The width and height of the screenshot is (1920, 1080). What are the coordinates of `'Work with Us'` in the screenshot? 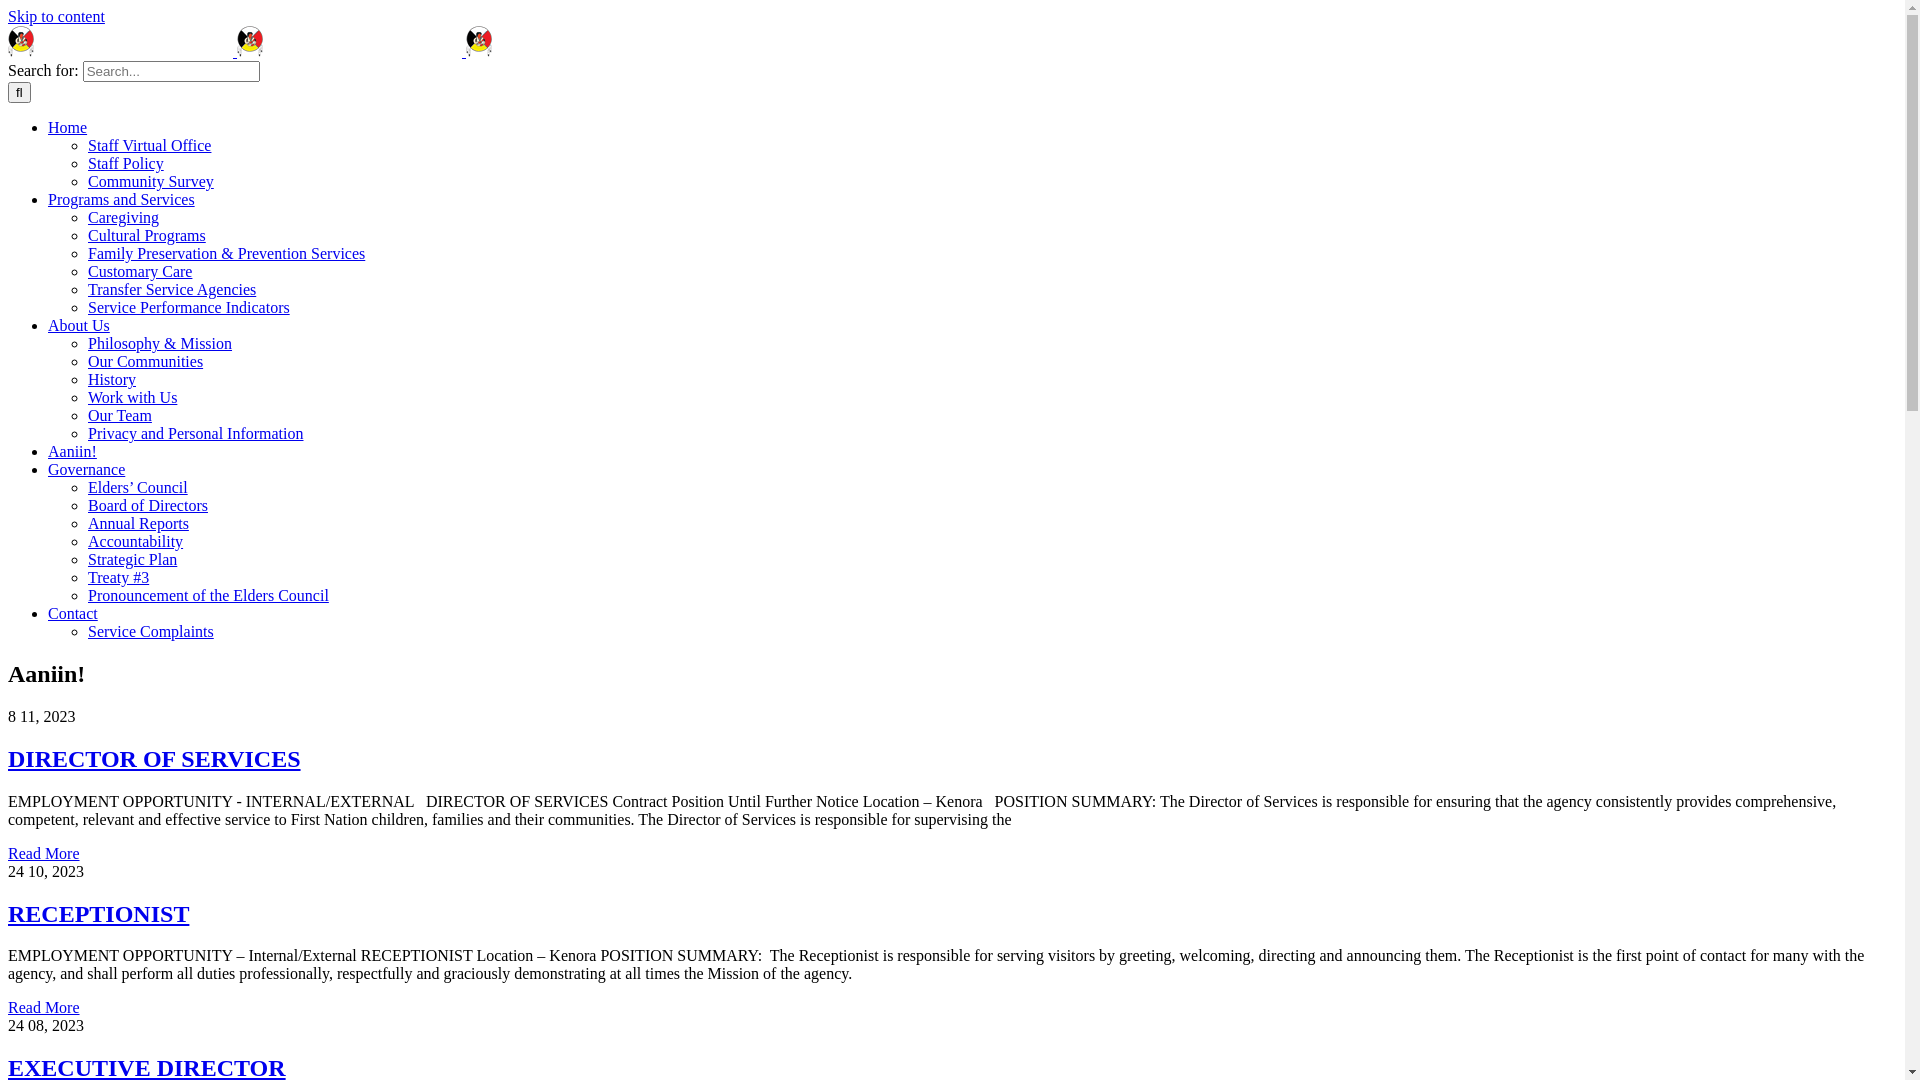 It's located at (131, 397).